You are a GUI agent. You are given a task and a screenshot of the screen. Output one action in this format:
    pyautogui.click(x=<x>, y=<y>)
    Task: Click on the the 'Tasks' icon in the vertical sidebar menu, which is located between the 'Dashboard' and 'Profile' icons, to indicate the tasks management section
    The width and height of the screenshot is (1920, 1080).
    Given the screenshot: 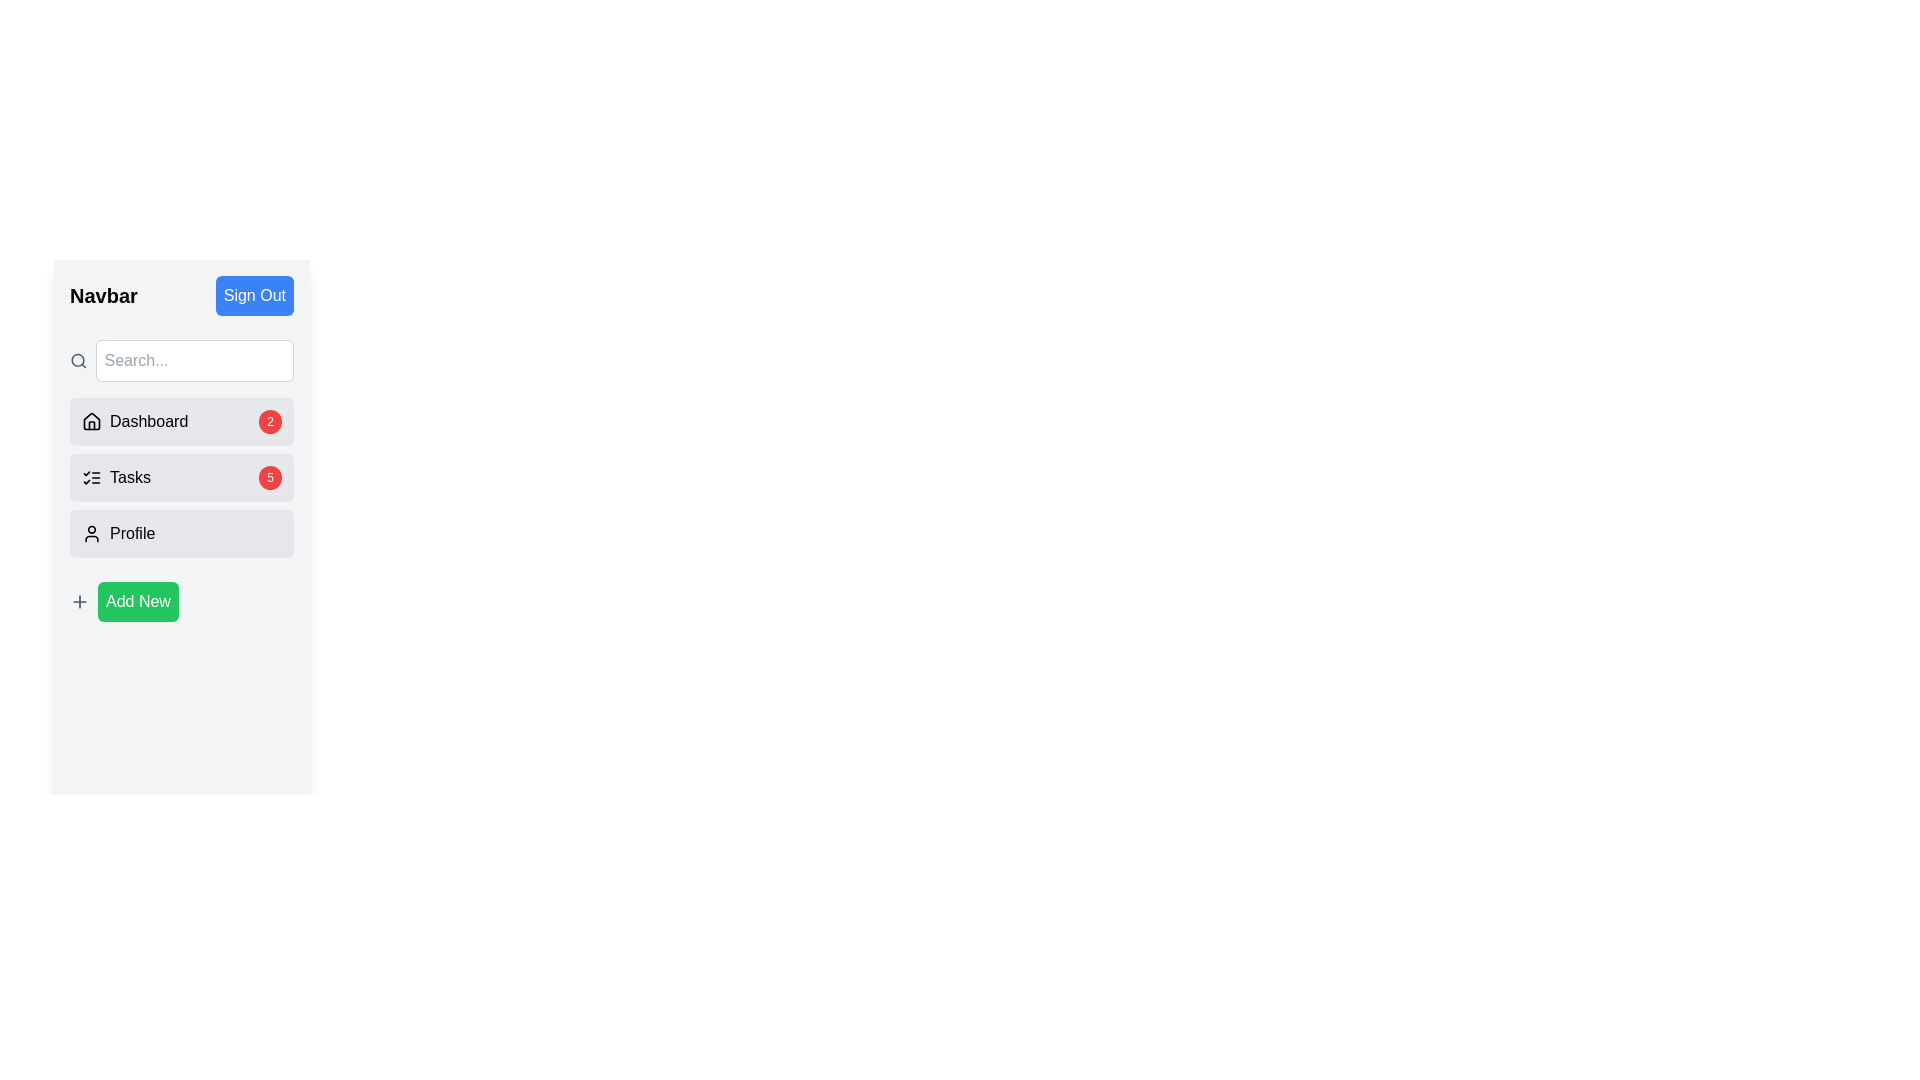 What is the action you would take?
    pyautogui.click(x=90, y=478)
    